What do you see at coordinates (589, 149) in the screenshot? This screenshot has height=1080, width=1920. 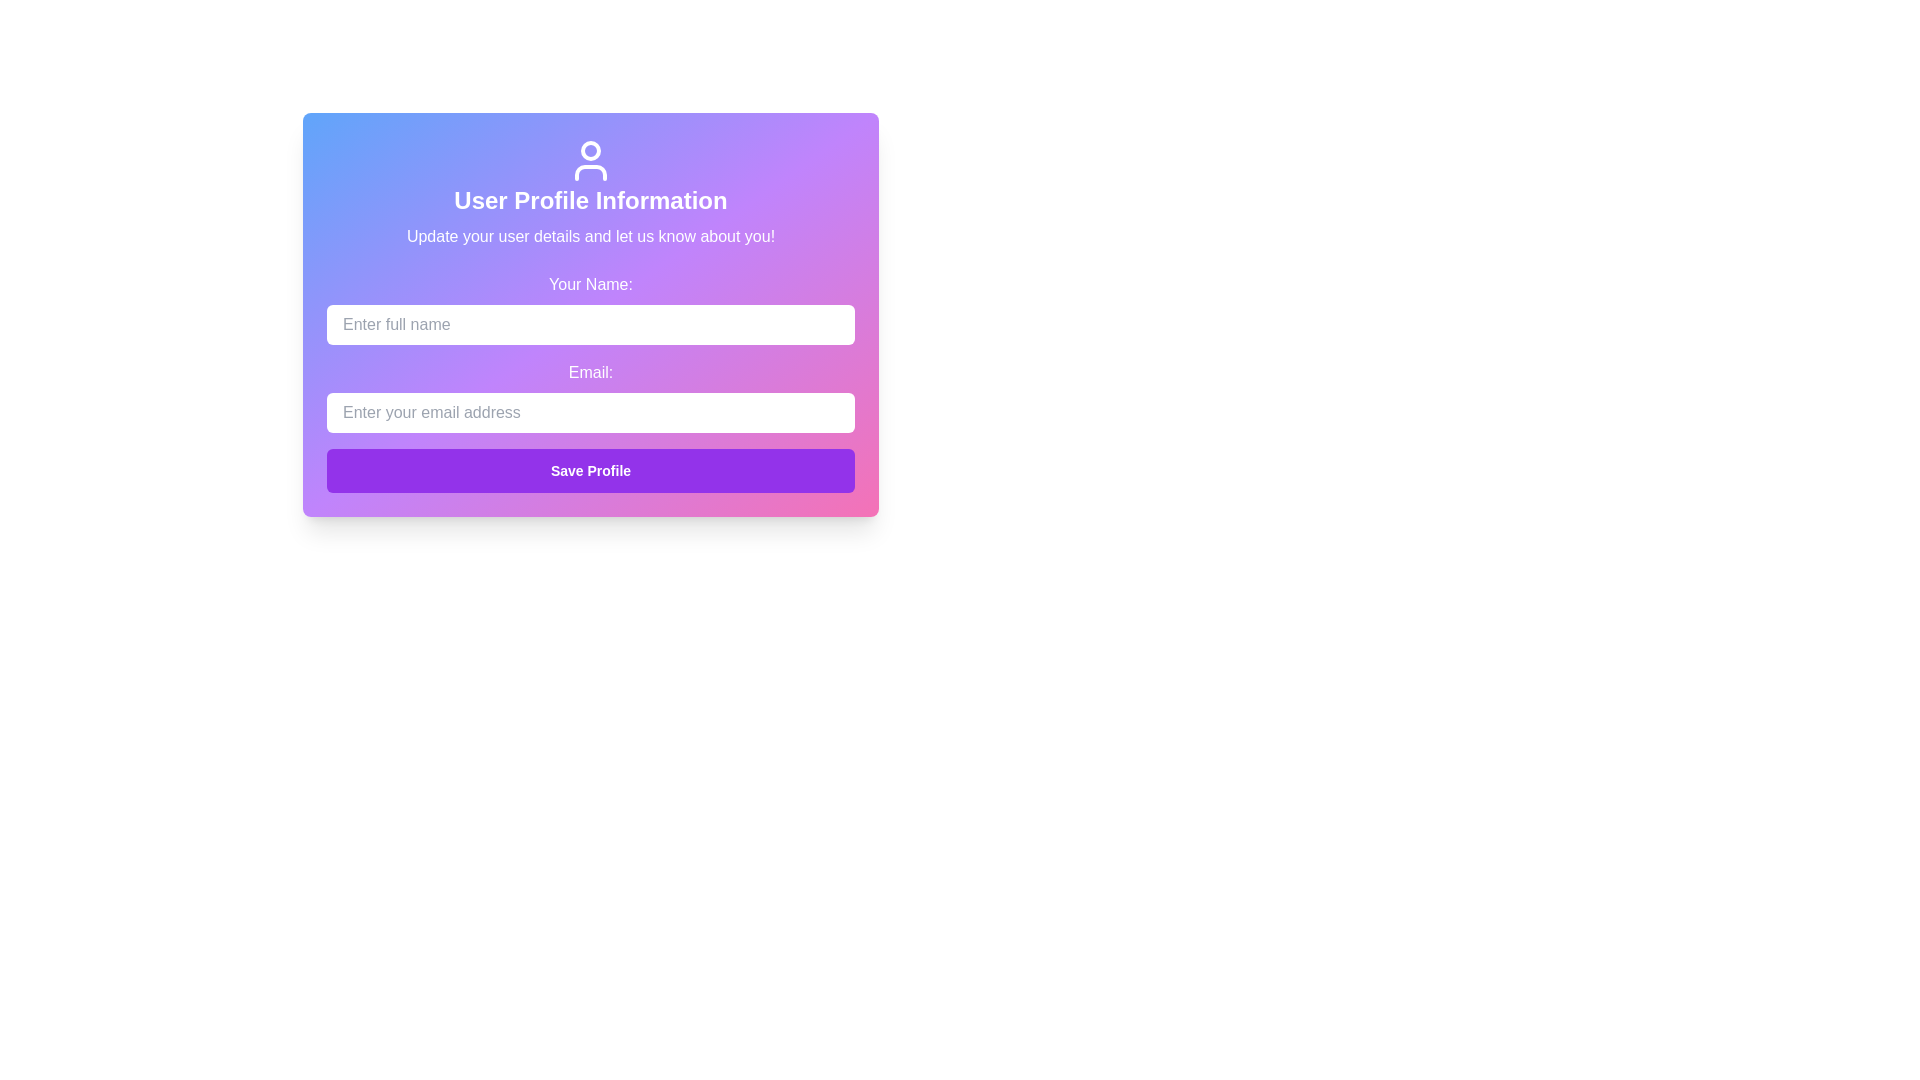 I see `the small circular shape that represents the user's head in the user profile icon, located at the center top of the icon` at bounding box center [589, 149].